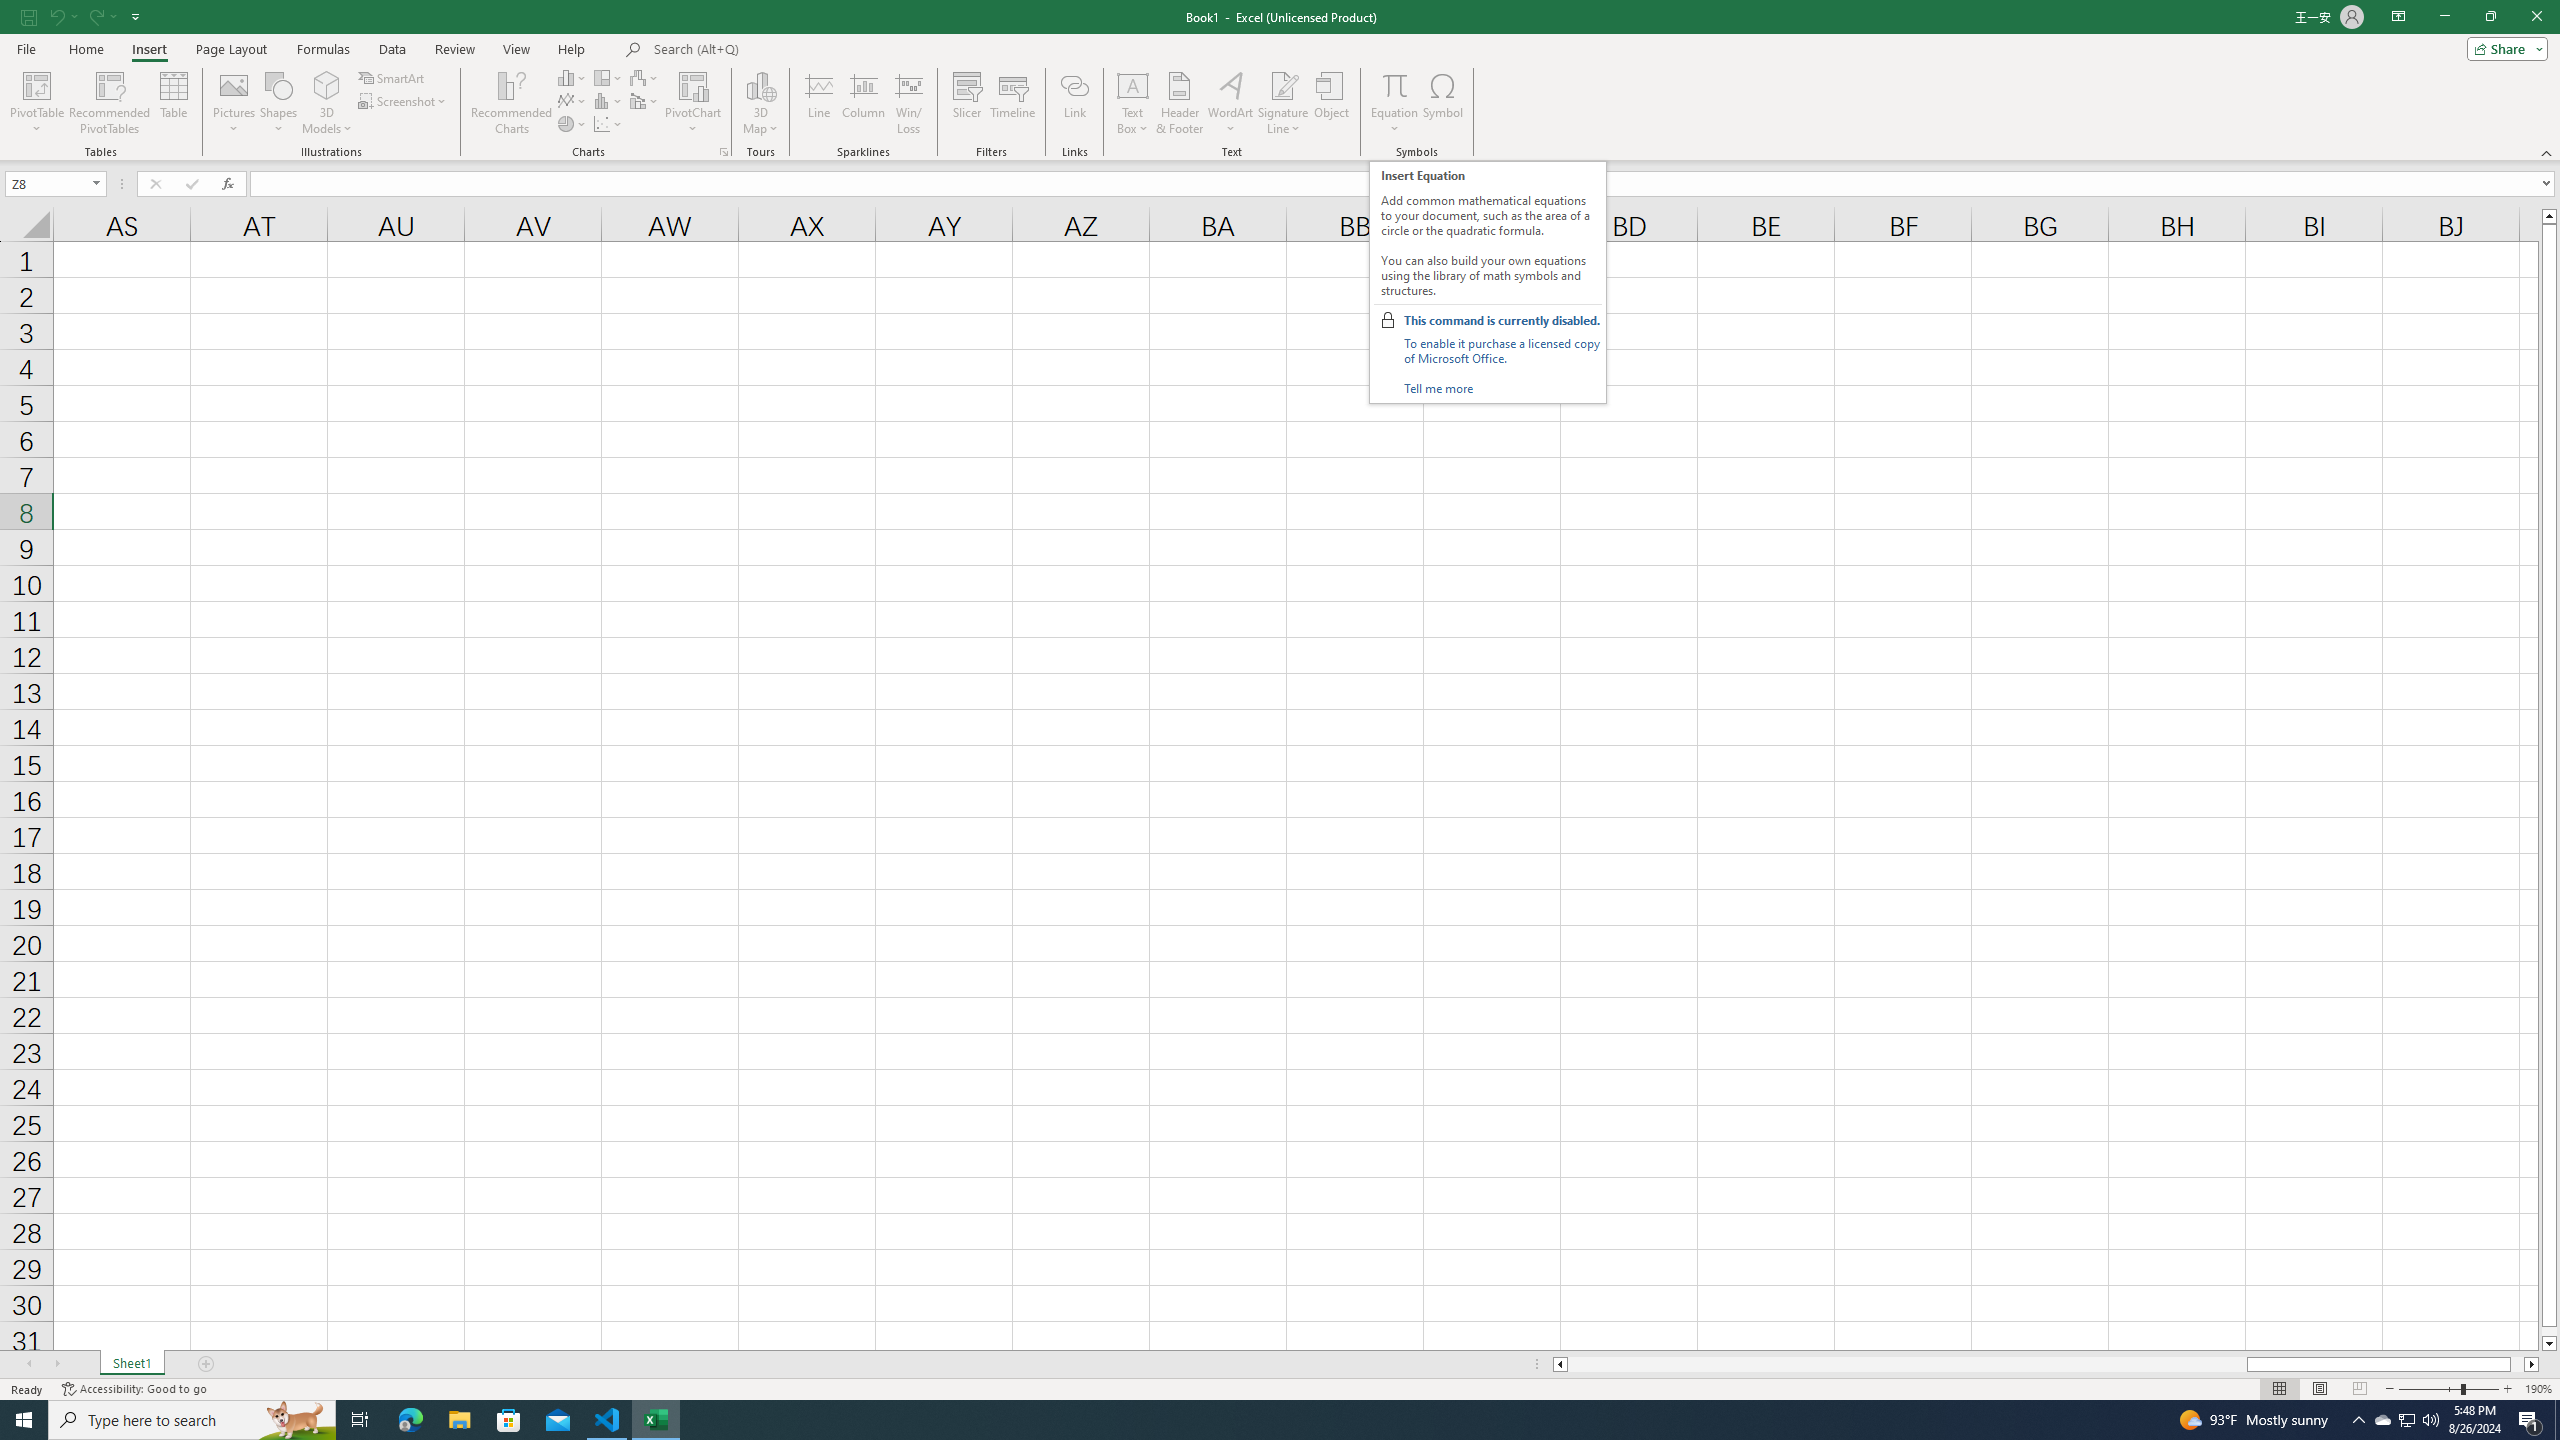 The image size is (2560, 1440). Describe the element at coordinates (864, 103) in the screenshot. I see `'Column'` at that location.